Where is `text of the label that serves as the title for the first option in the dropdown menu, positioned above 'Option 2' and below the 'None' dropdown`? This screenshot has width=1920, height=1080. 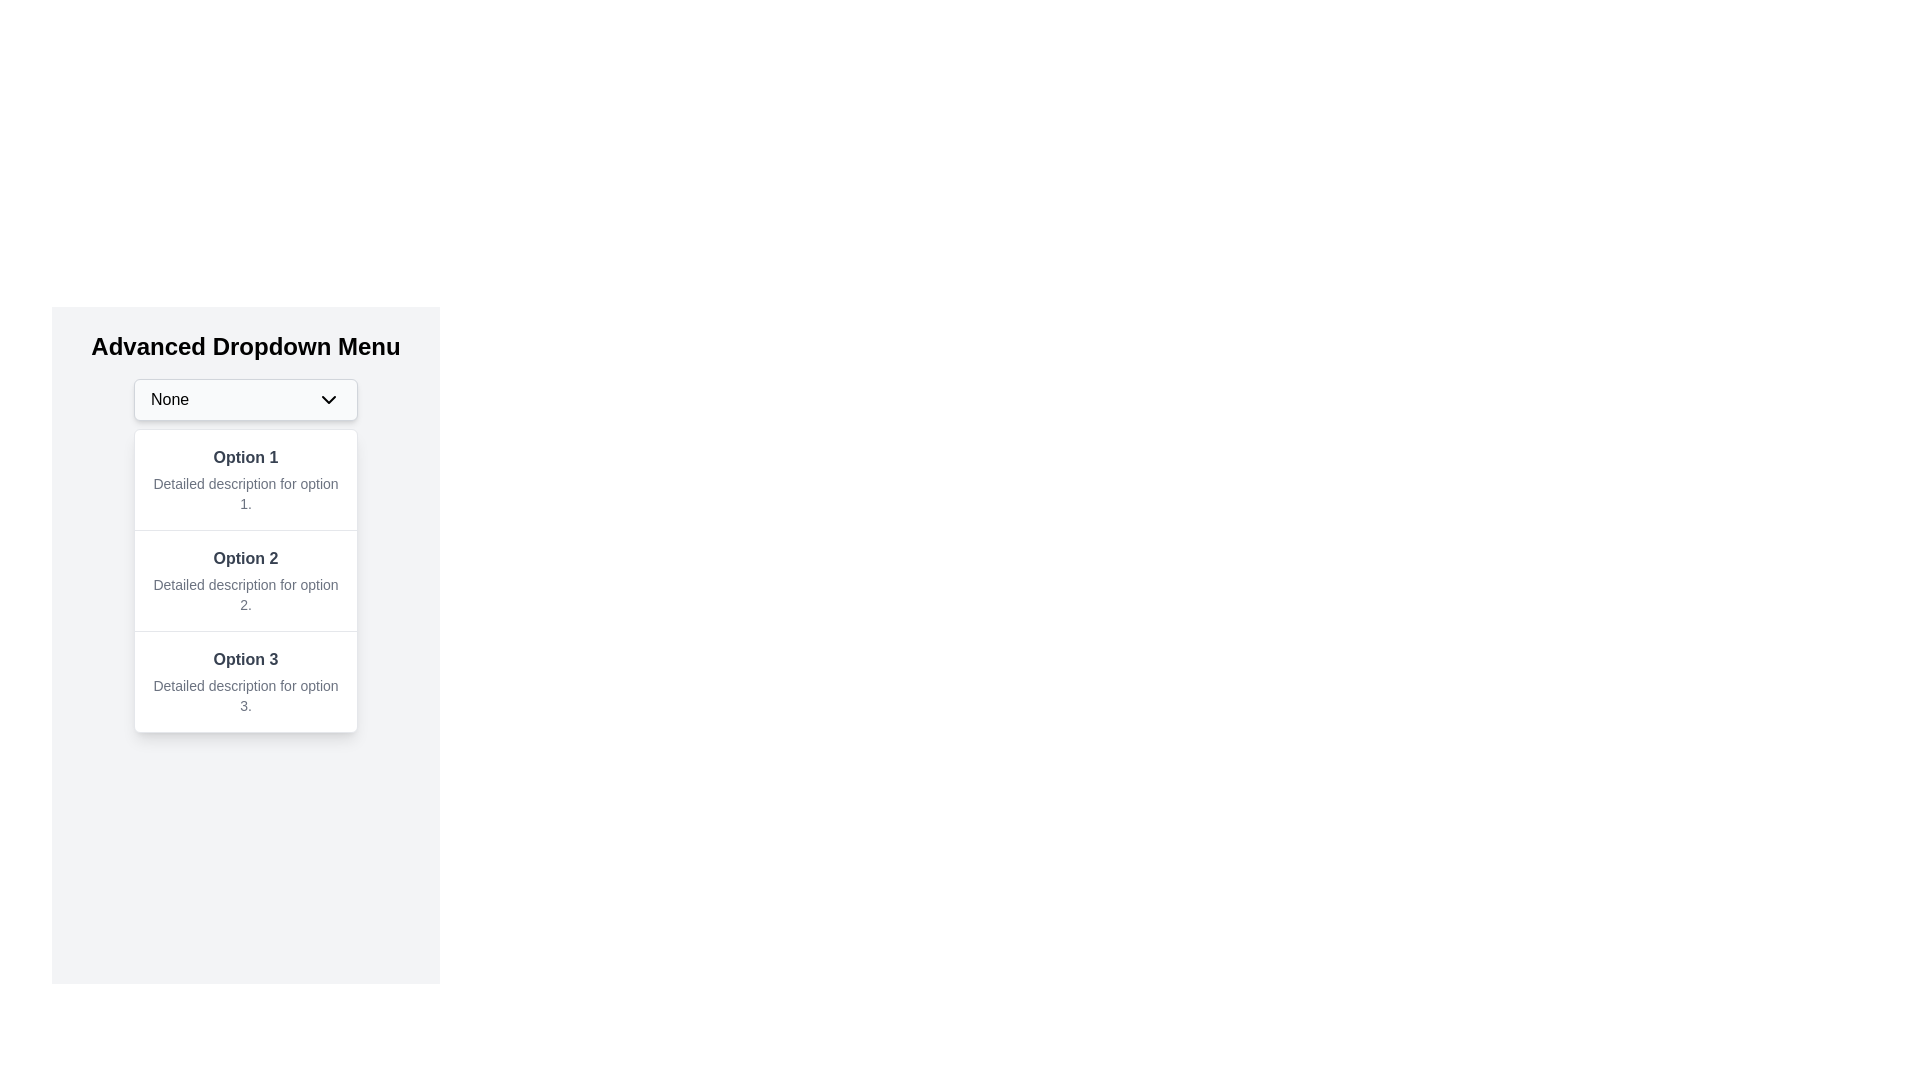 text of the label that serves as the title for the first option in the dropdown menu, positioned above 'Option 2' and below the 'None' dropdown is located at coordinates (244, 458).